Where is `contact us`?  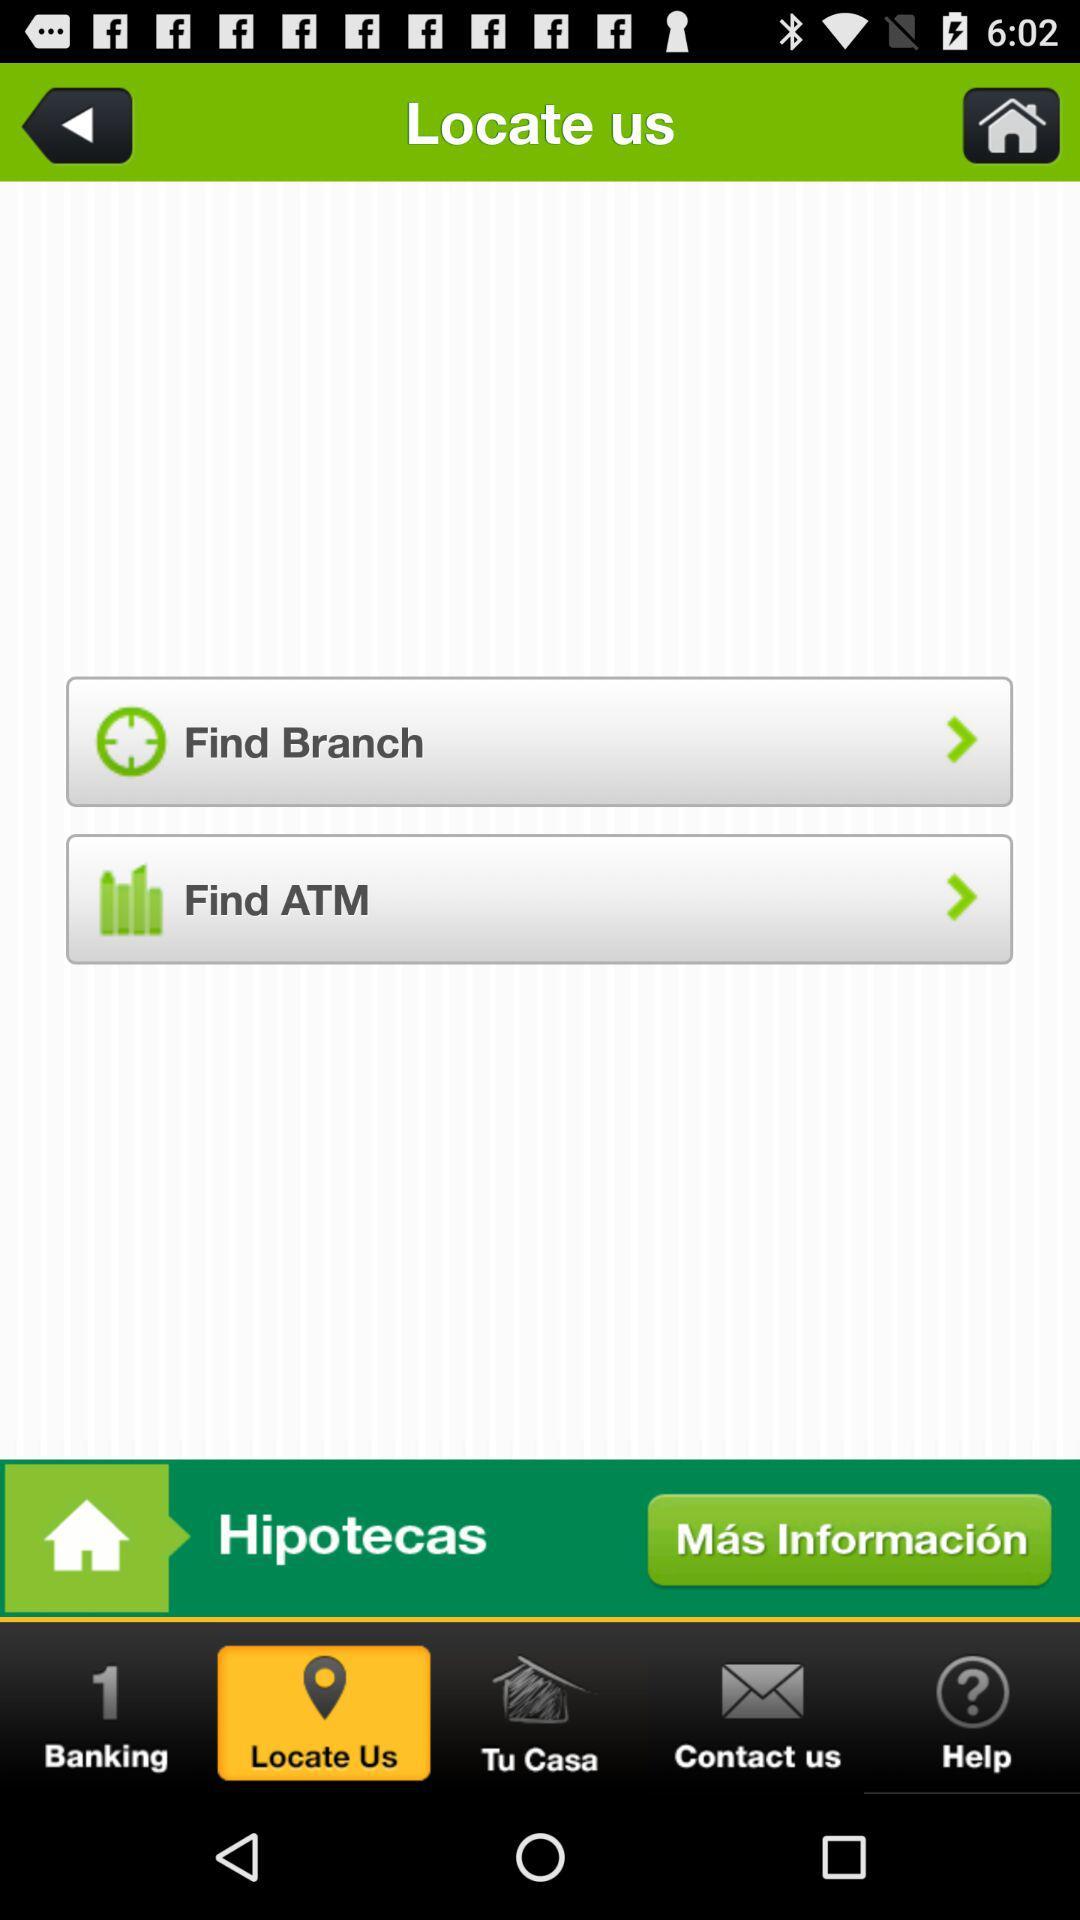
contact us is located at coordinates (756, 1707).